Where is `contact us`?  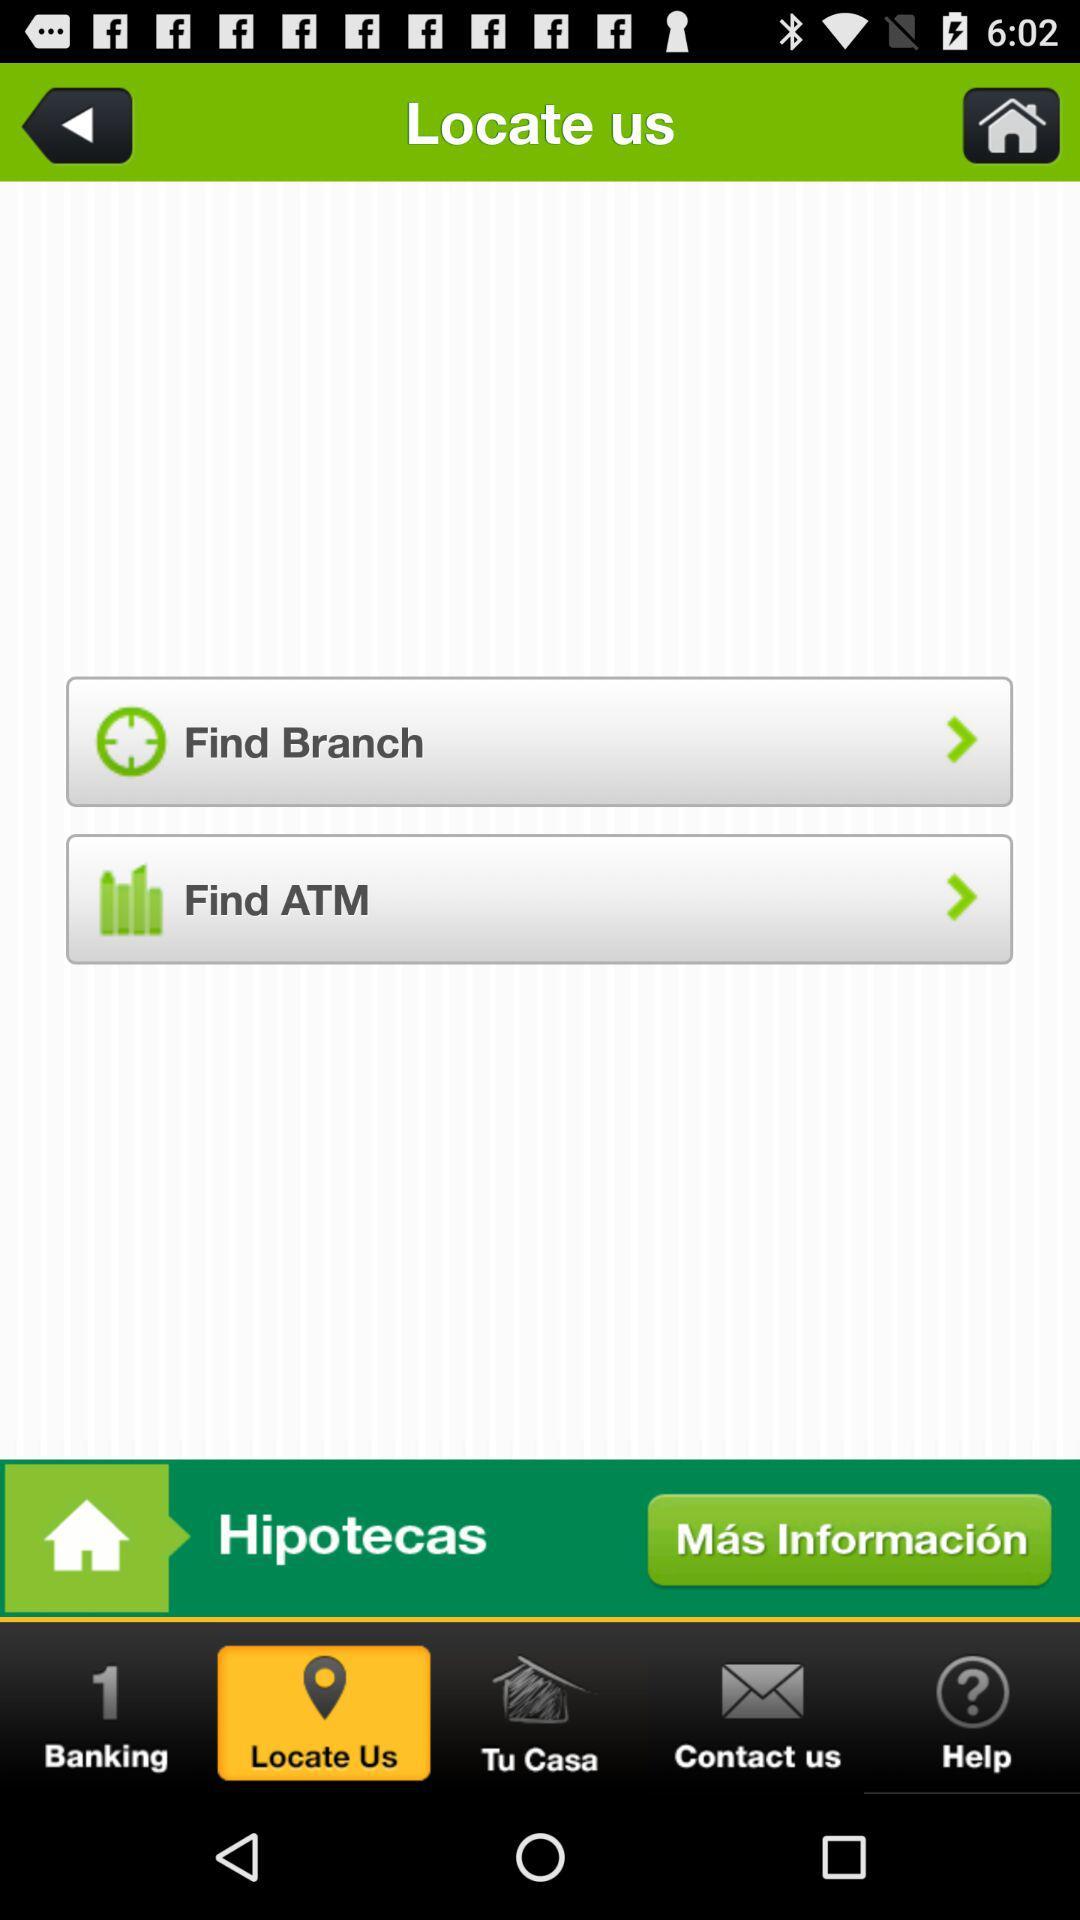
contact us is located at coordinates (756, 1707).